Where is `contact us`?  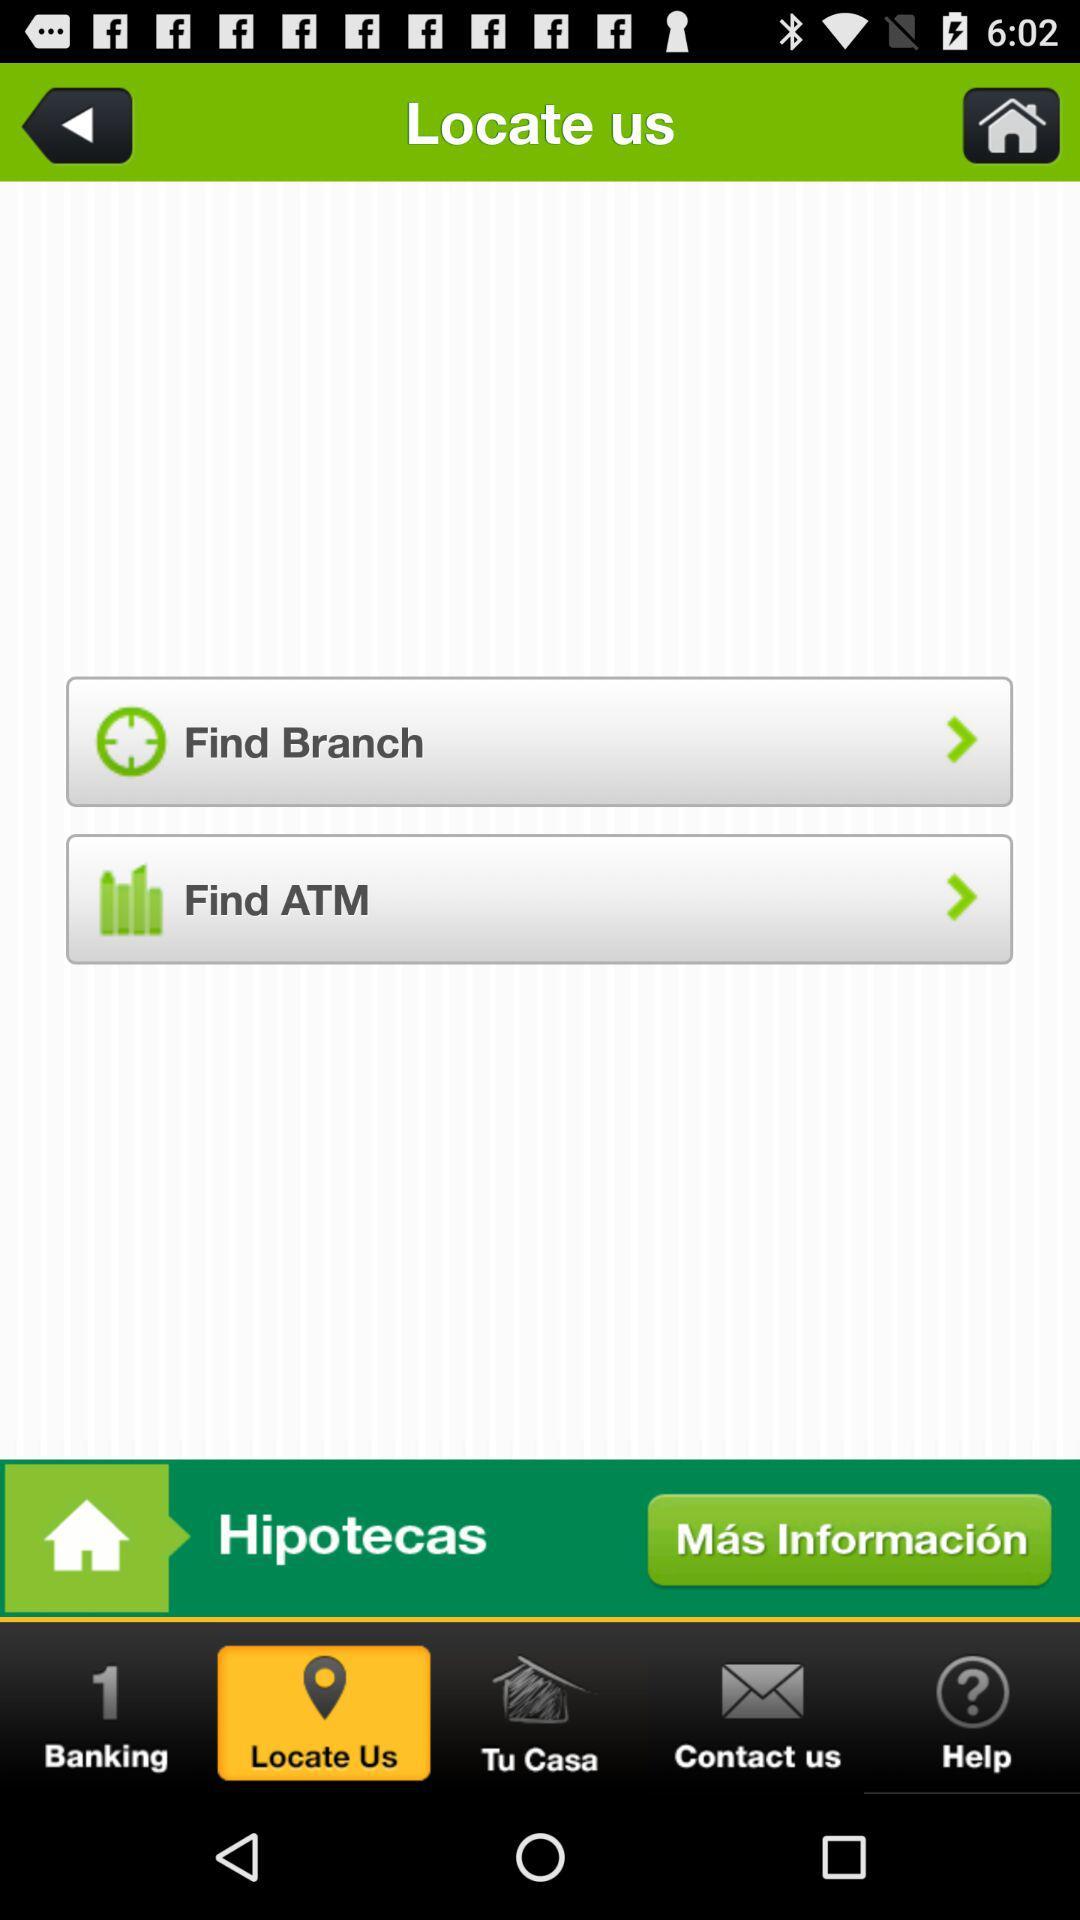
contact us is located at coordinates (756, 1707).